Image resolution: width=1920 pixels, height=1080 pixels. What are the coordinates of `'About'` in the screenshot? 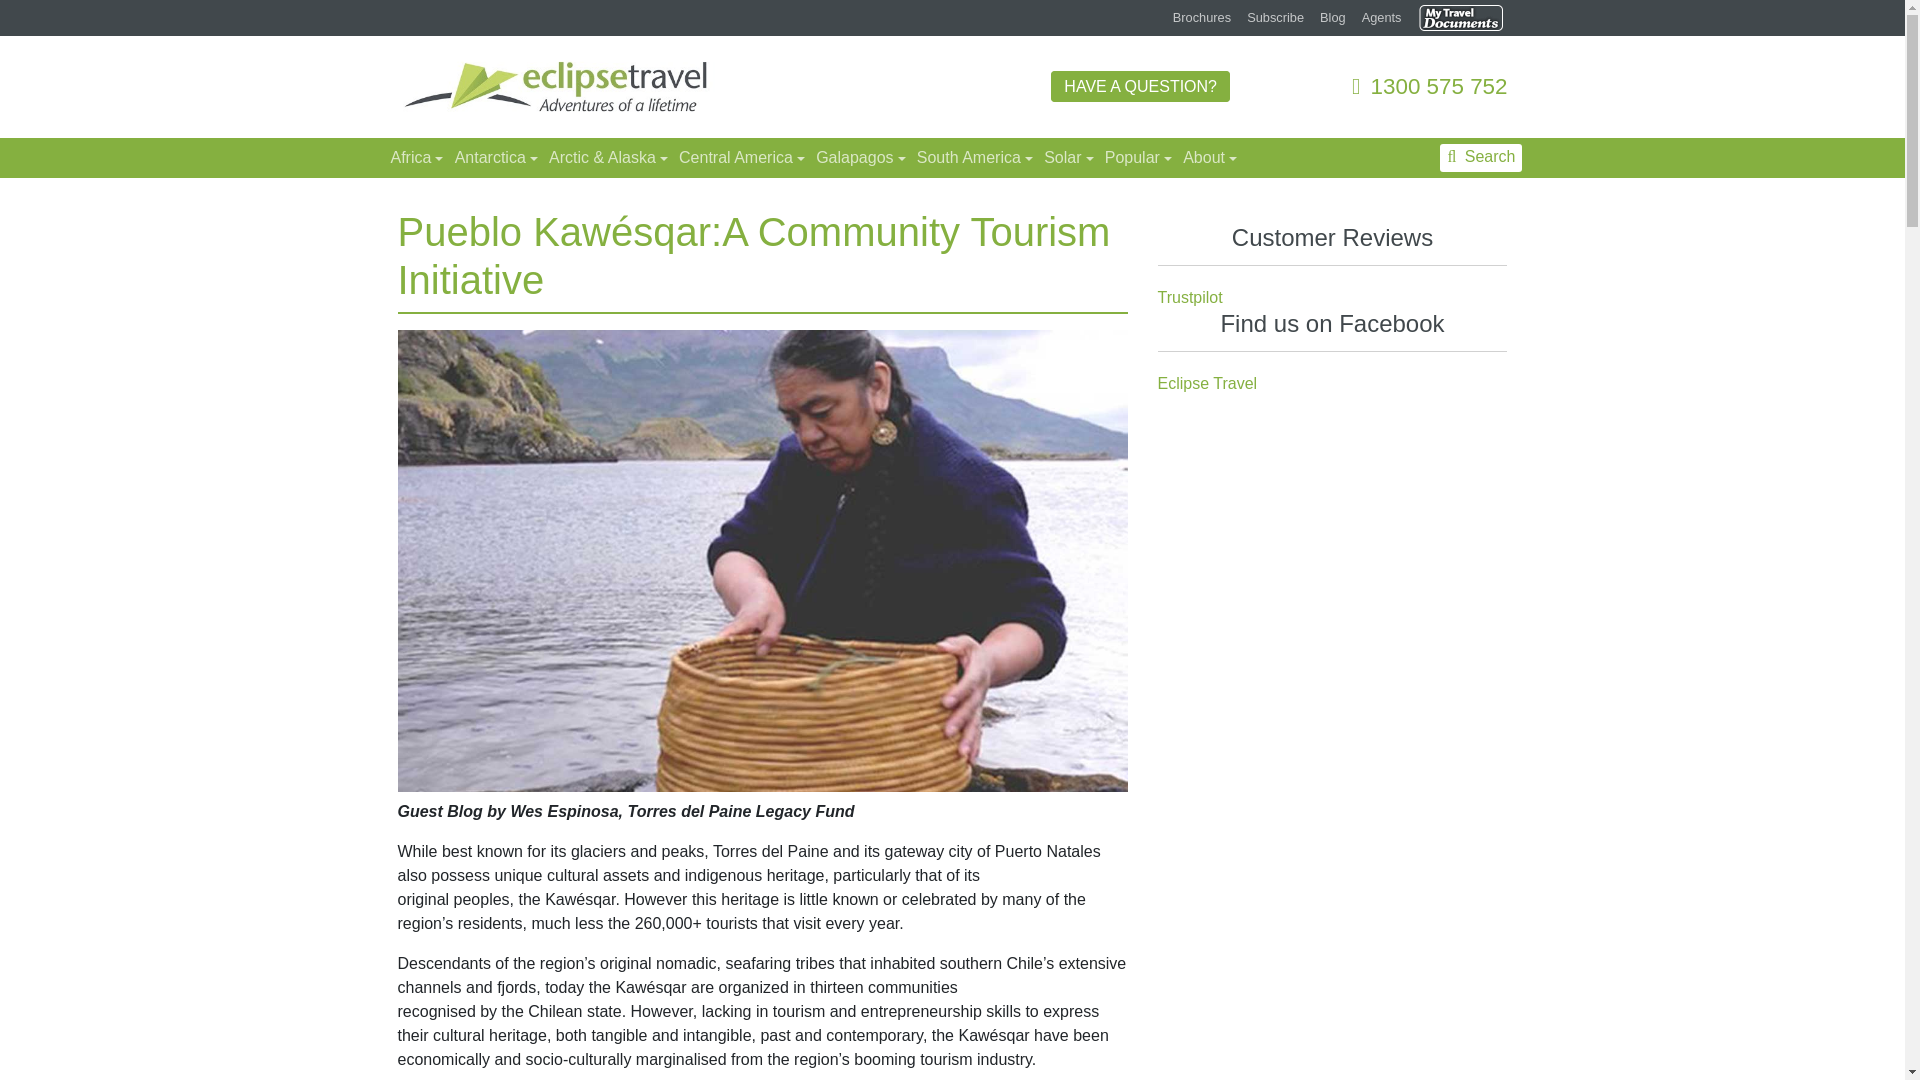 It's located at (1206, 157).